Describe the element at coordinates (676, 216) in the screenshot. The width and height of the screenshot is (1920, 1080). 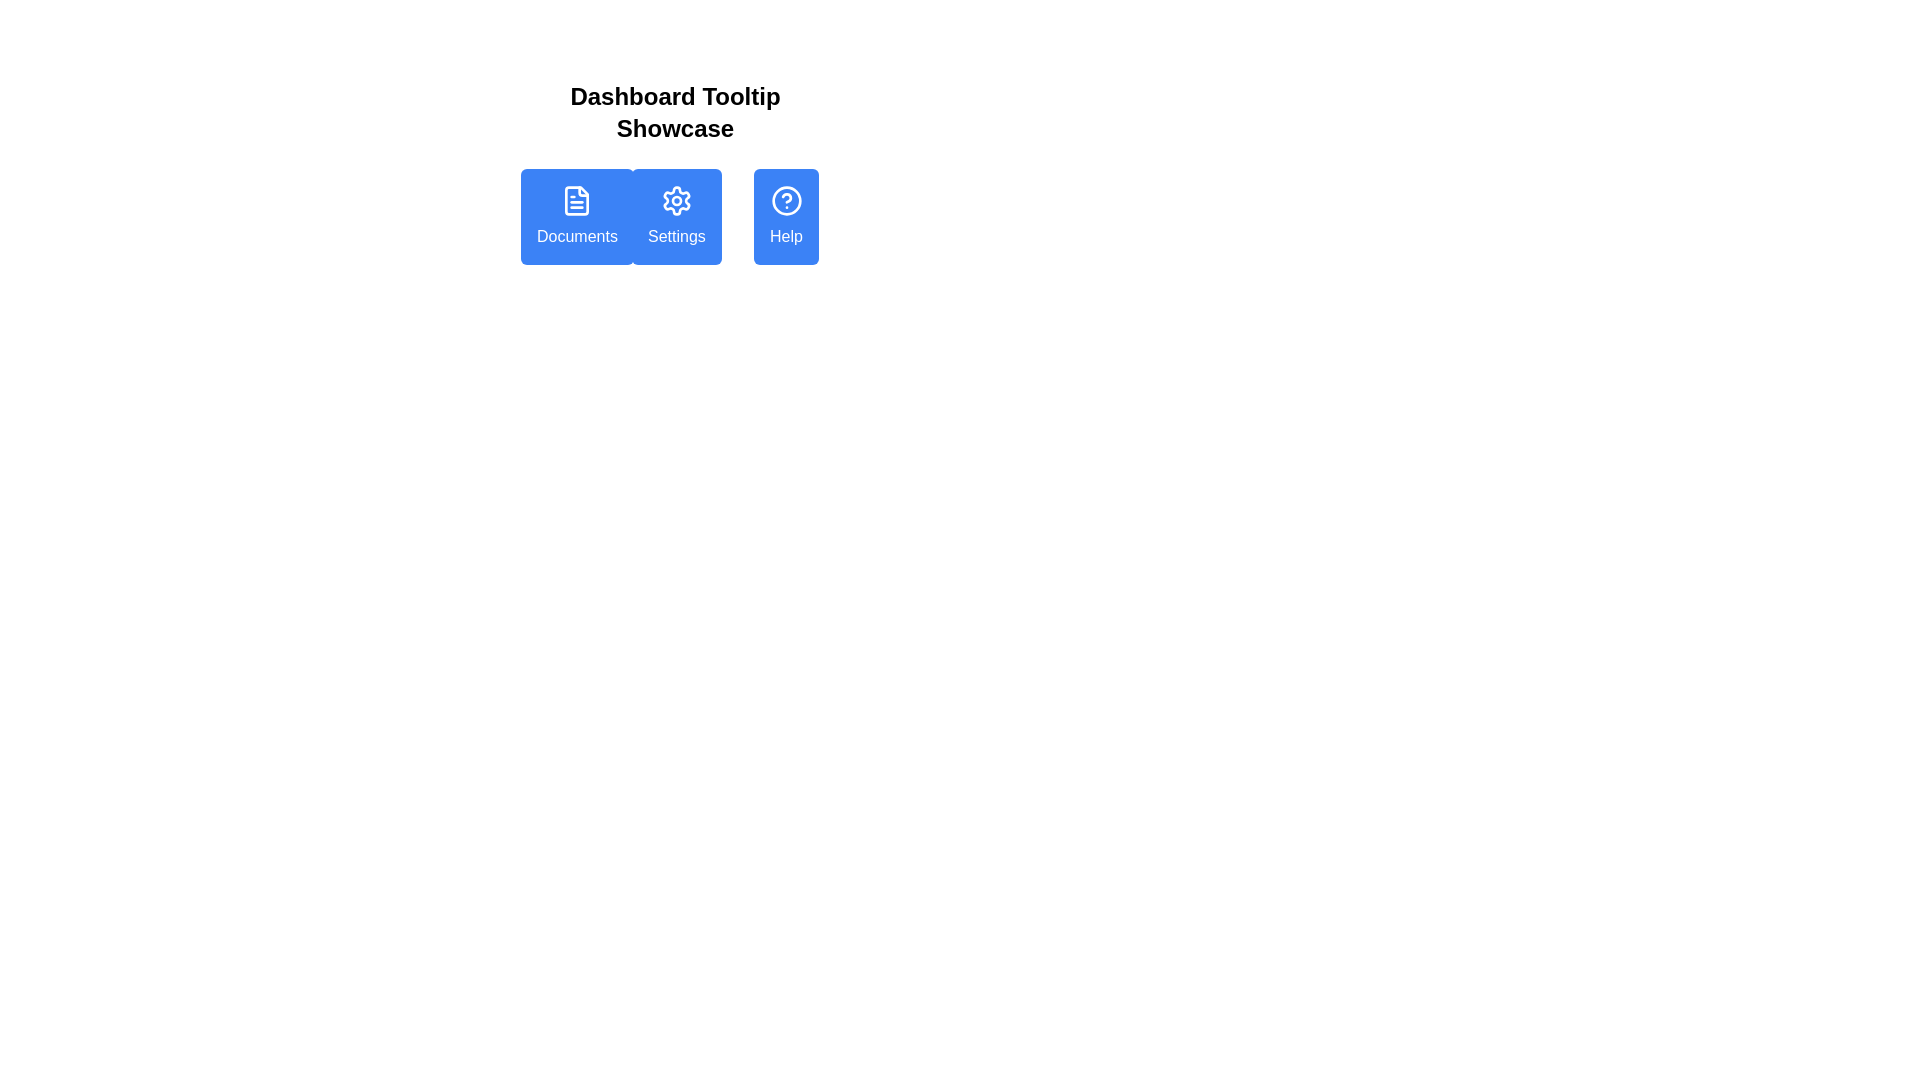
I see `the middle button located between the 'Documents' button on the left and the 'Help' button on the right, which navigates to the settings page when clicked` at that location.